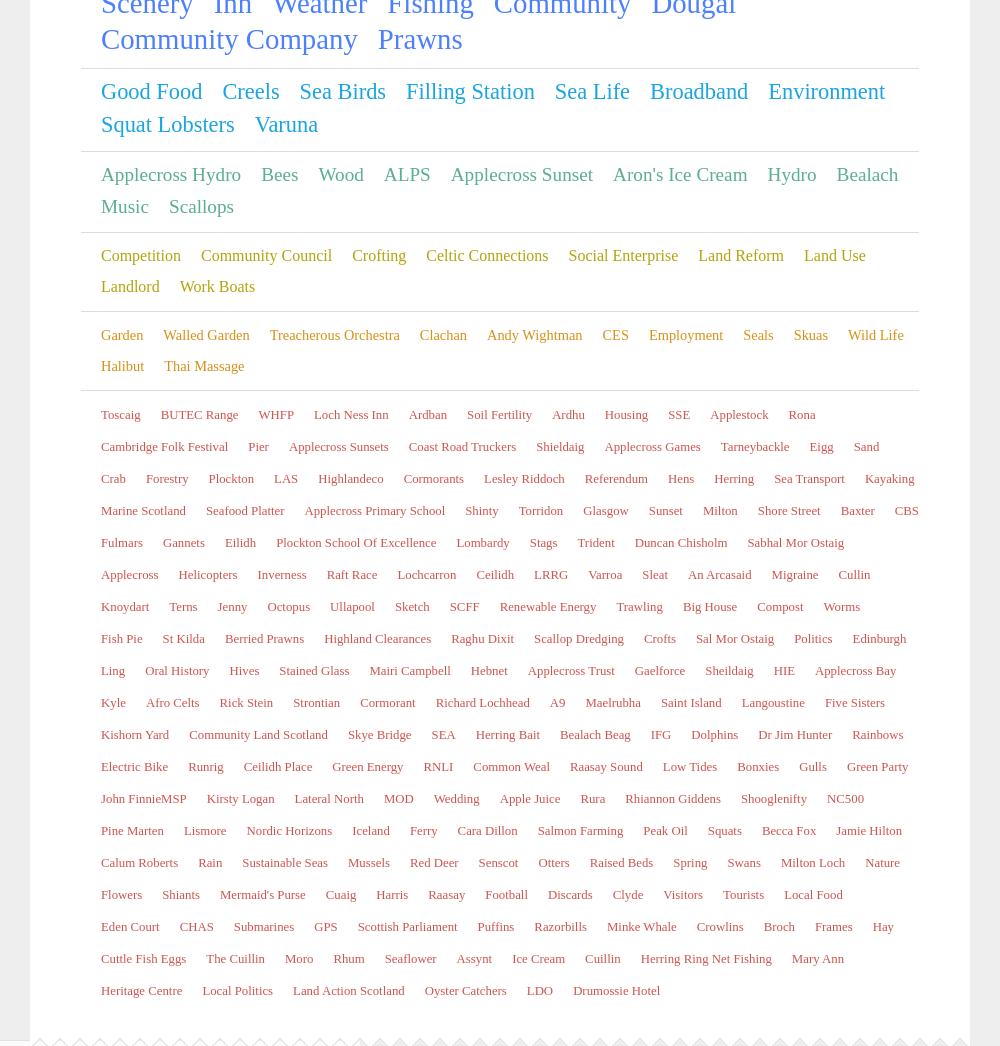 This screenshot has width=1000, height=1046. I want to click on 'Keeping the dogs off the beaches at the time of year is good for the seabirds, enabling them not to fly off trying to avoid mad spaniels and terriers. One or two little hiccups at the Hydro, a couple of tripped switches but no significant lose of power out put. Angus is always about.', so click(337, 478).